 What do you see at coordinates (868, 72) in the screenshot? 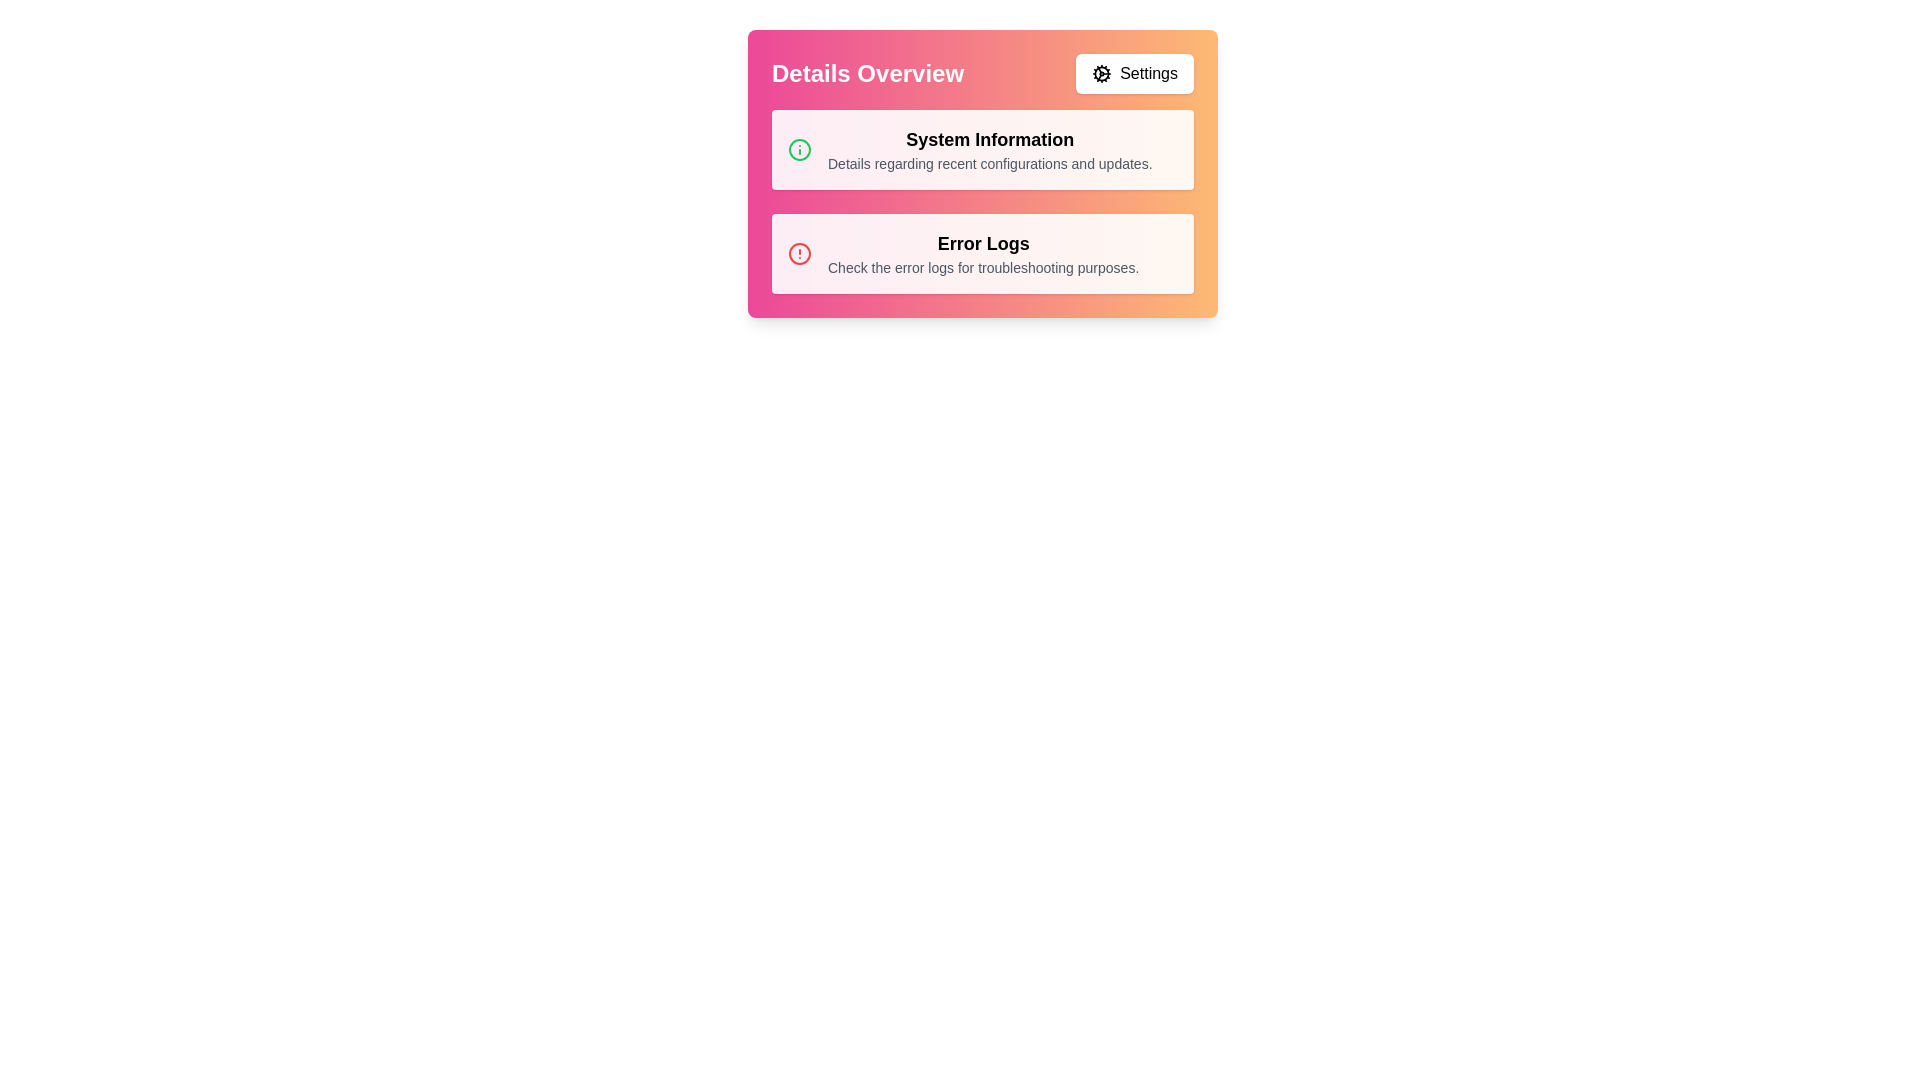
I see `the 'Details Overview' label, which is a bold, extra-large text in white on a pink-to-orange gradient background, located in the header section above the 'Settings' button` at bounding box center [868, 72].